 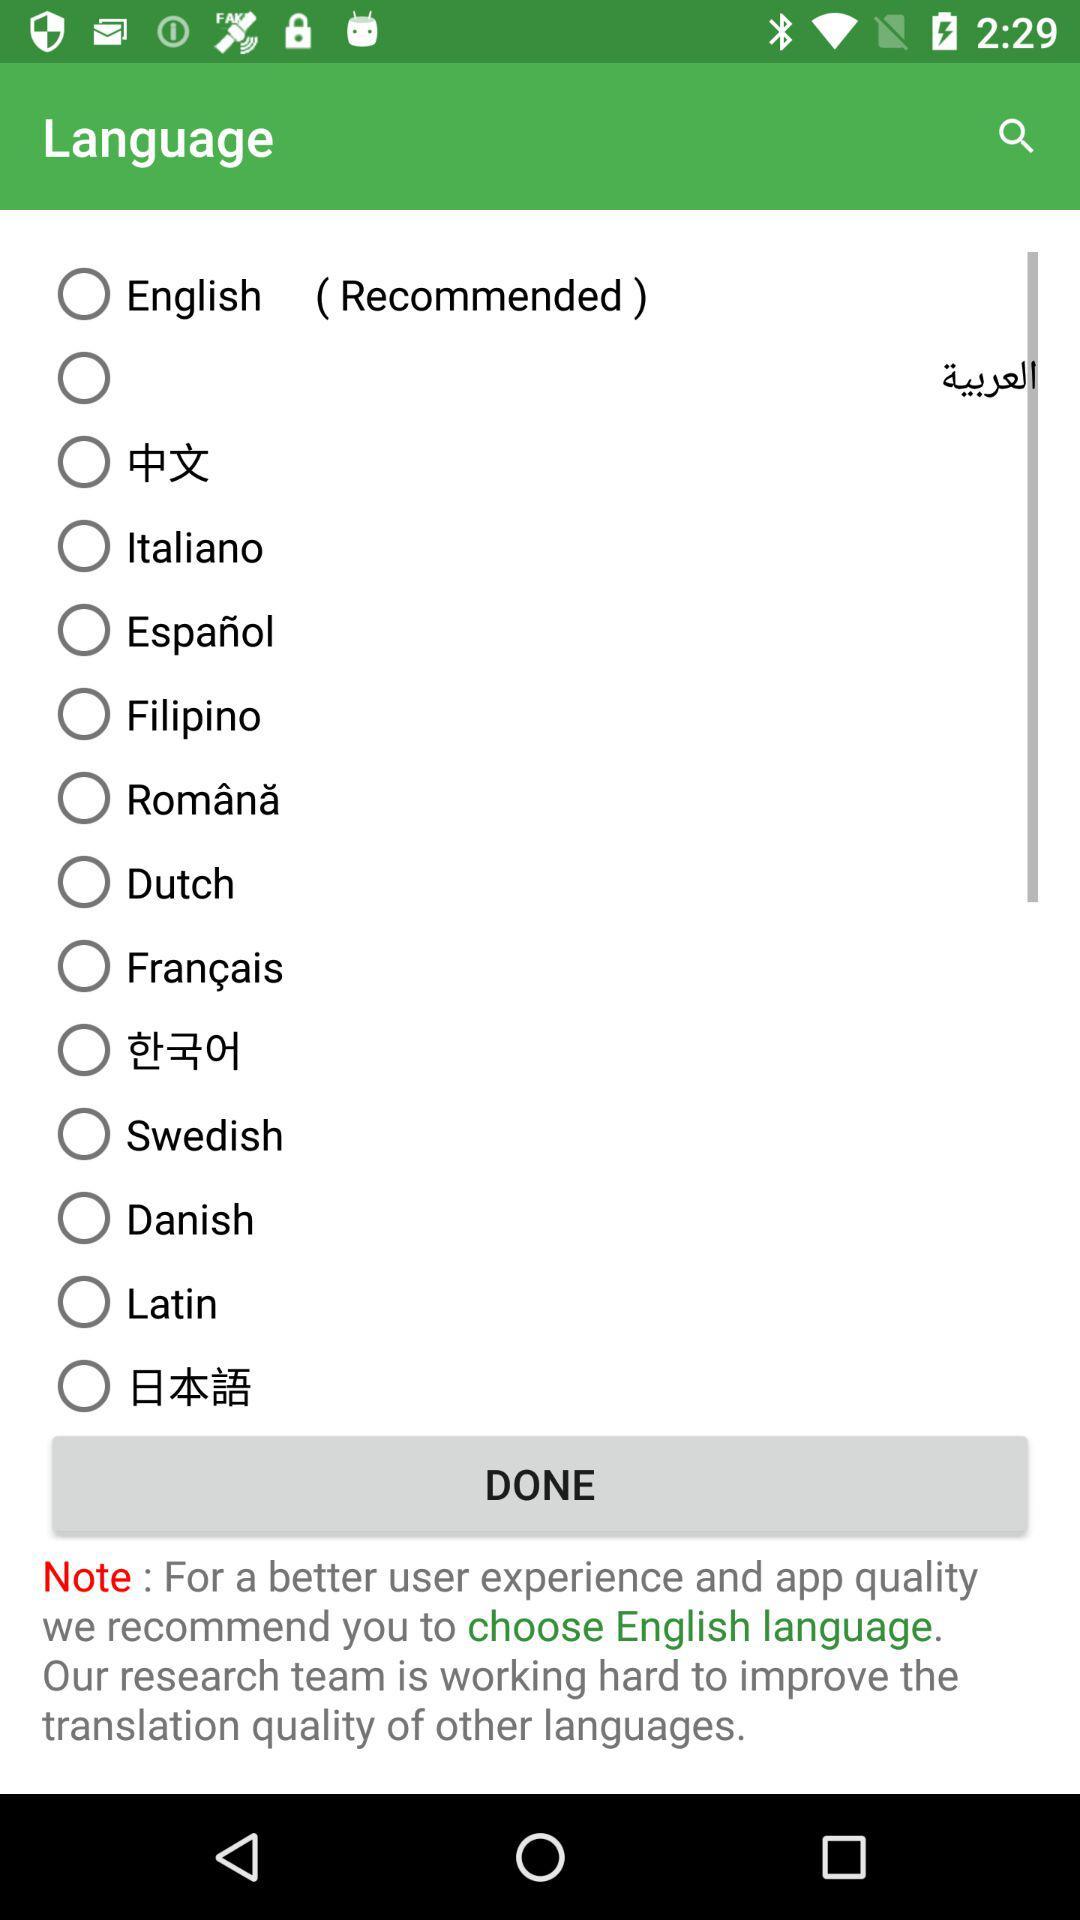 What do you see at coordinates (540, 1049) in the screenshot?
I see `option above swedish` at bounding box center [540, 1049].